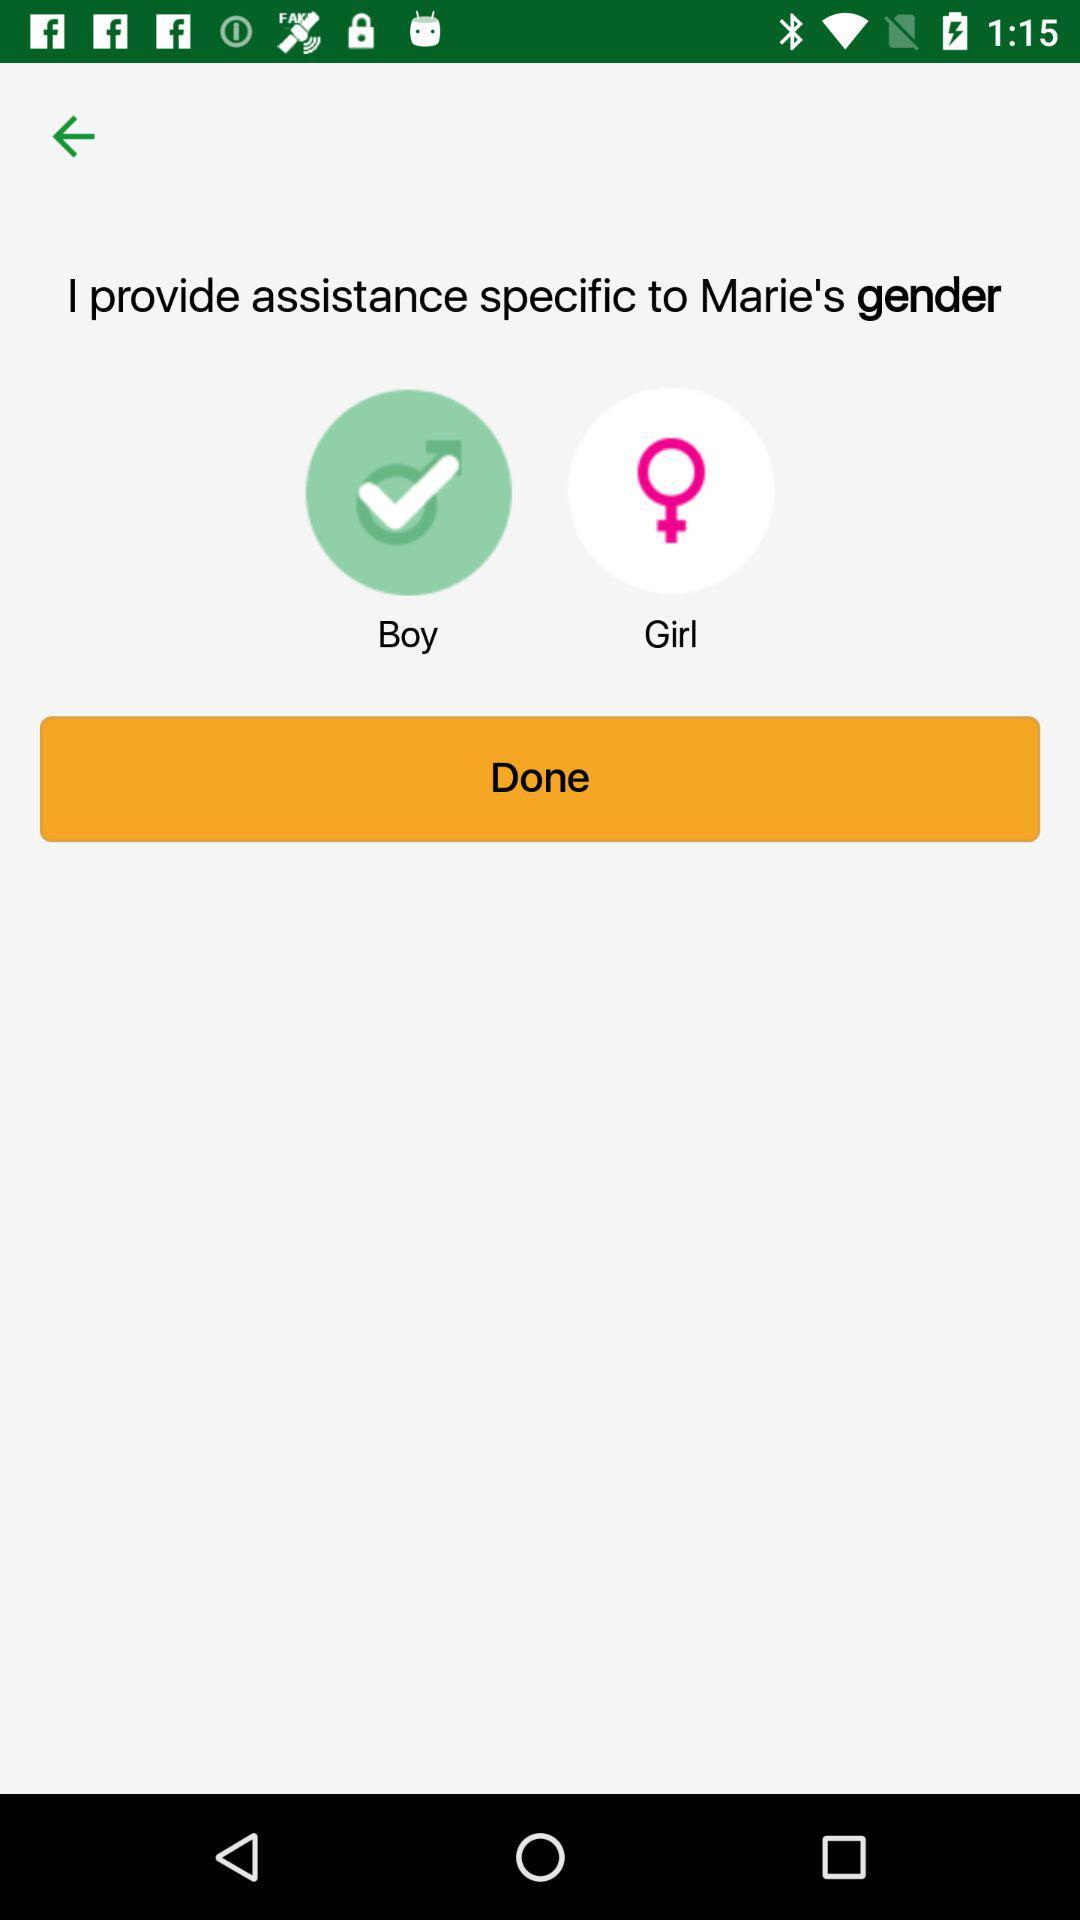  I want to click on choose female as gender by clicking icon, so click(671, 490).